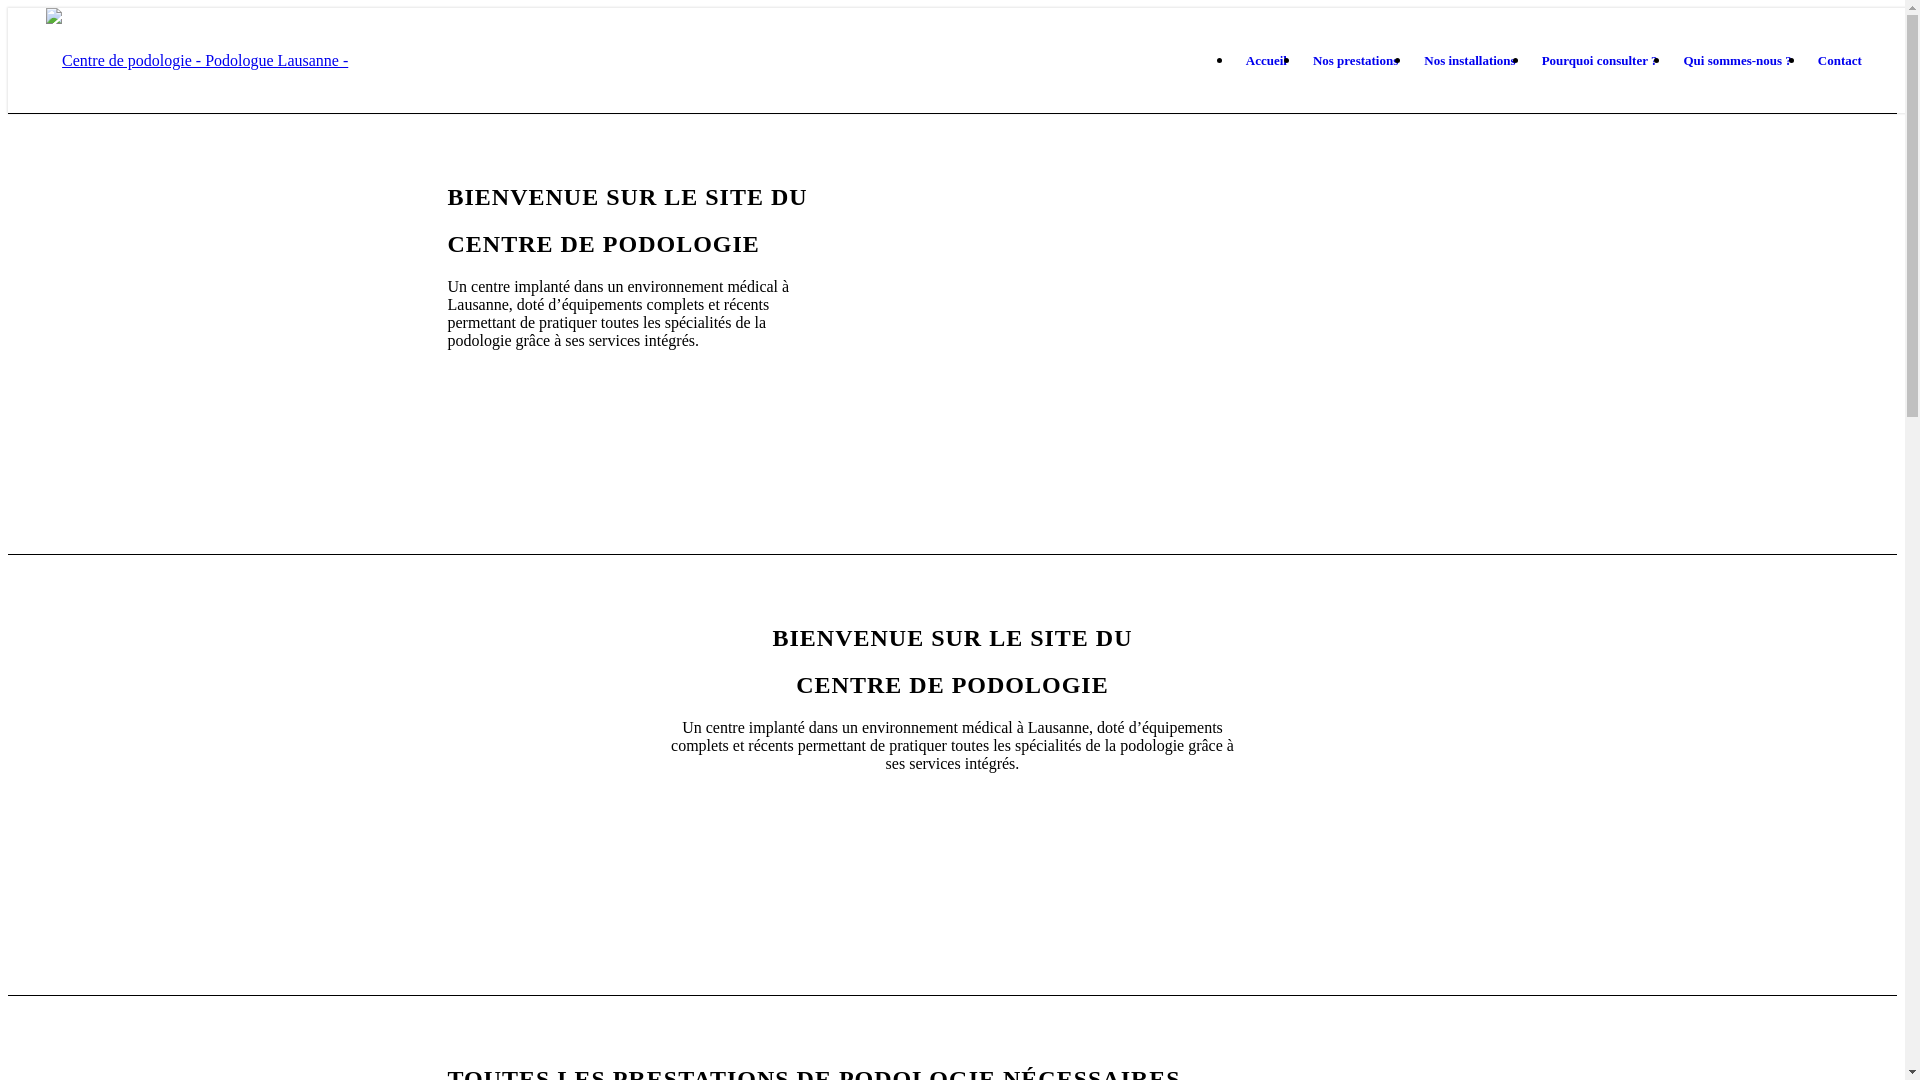 This screenshot has height=1080, width=1920. Describe the element at coordinates (1670, 59) in the screenshot. I see `'Qui sommes-nous ?'` at that location.